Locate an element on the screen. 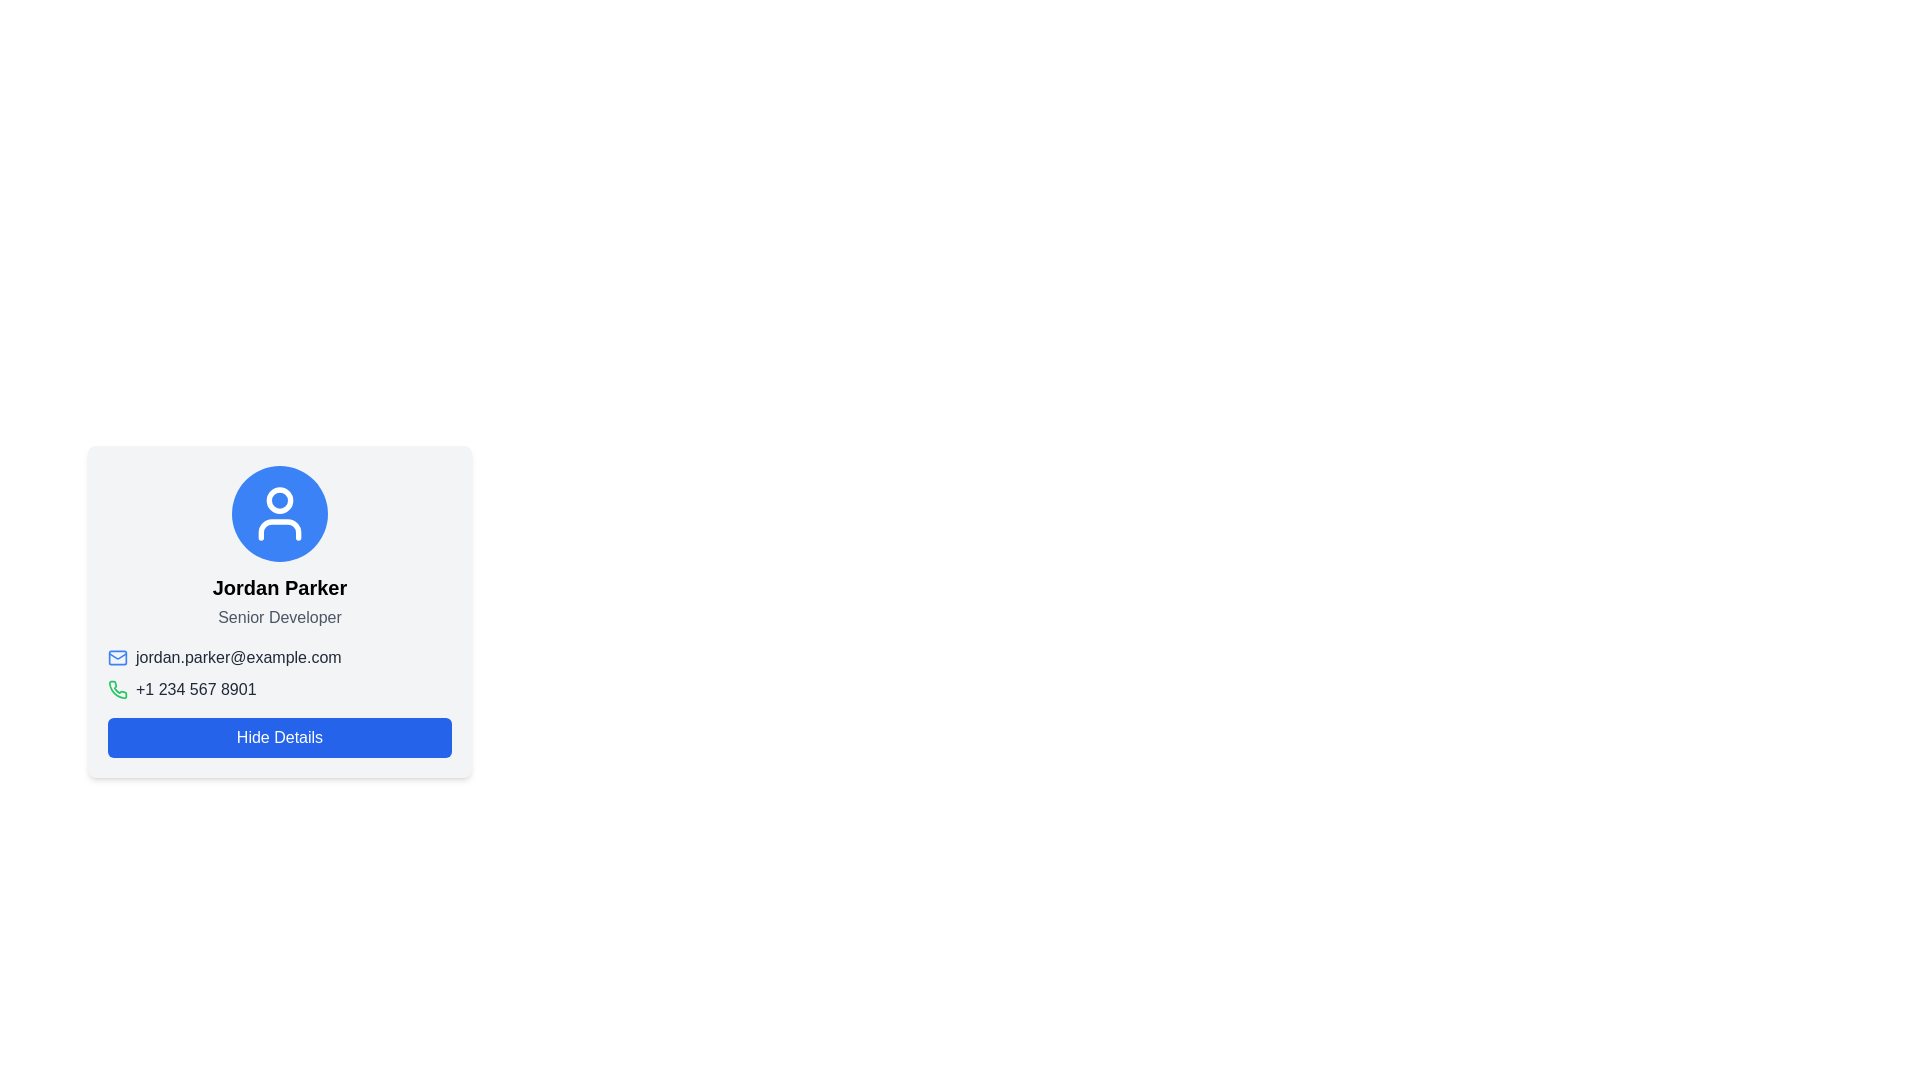  and copy the text from the informational section that displays the user's contact details, located in the lower-mid section of the card above the 'Hide Details' button is located at coordinates (278, 701).